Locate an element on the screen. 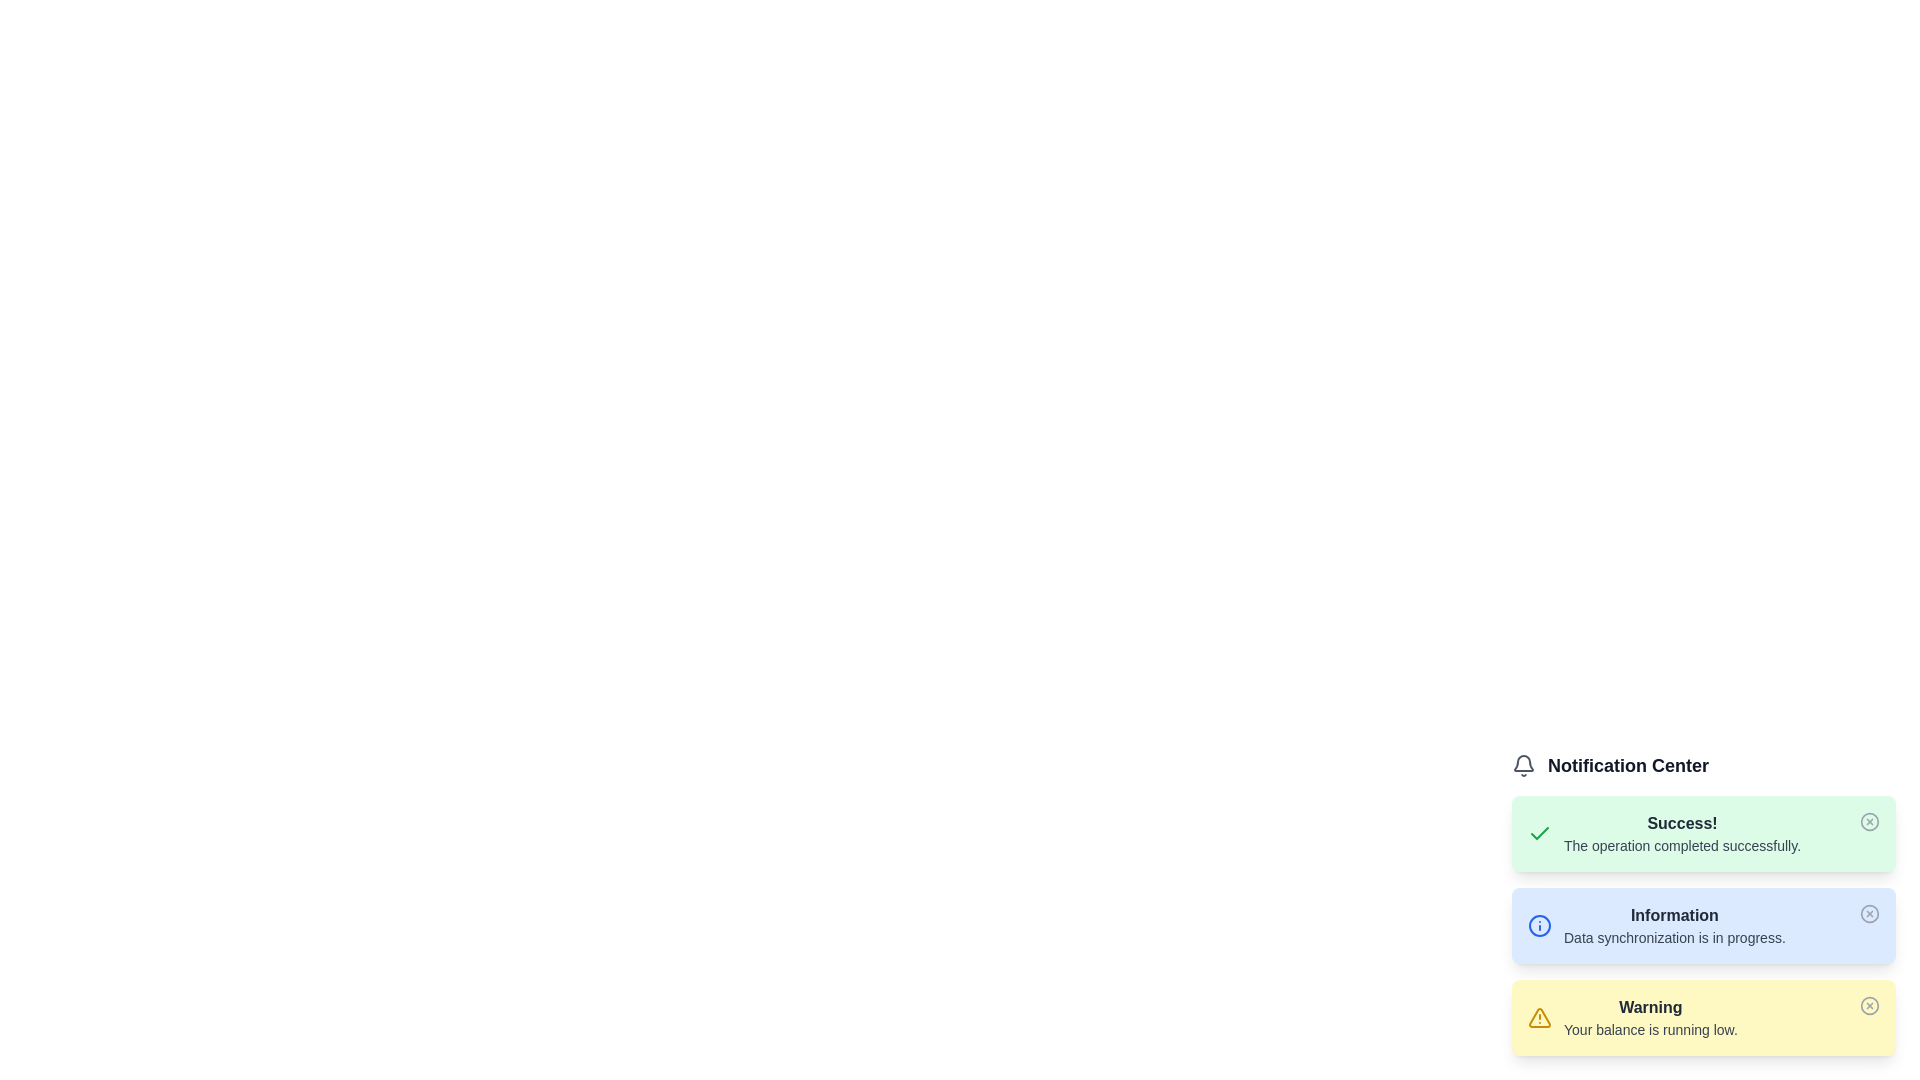 This screenshot has height=1080, width=1920. message content of the Alert notification located in the bottom section of the notification center, right below the 'Information' notification is located at coordinates (1650, 1018).